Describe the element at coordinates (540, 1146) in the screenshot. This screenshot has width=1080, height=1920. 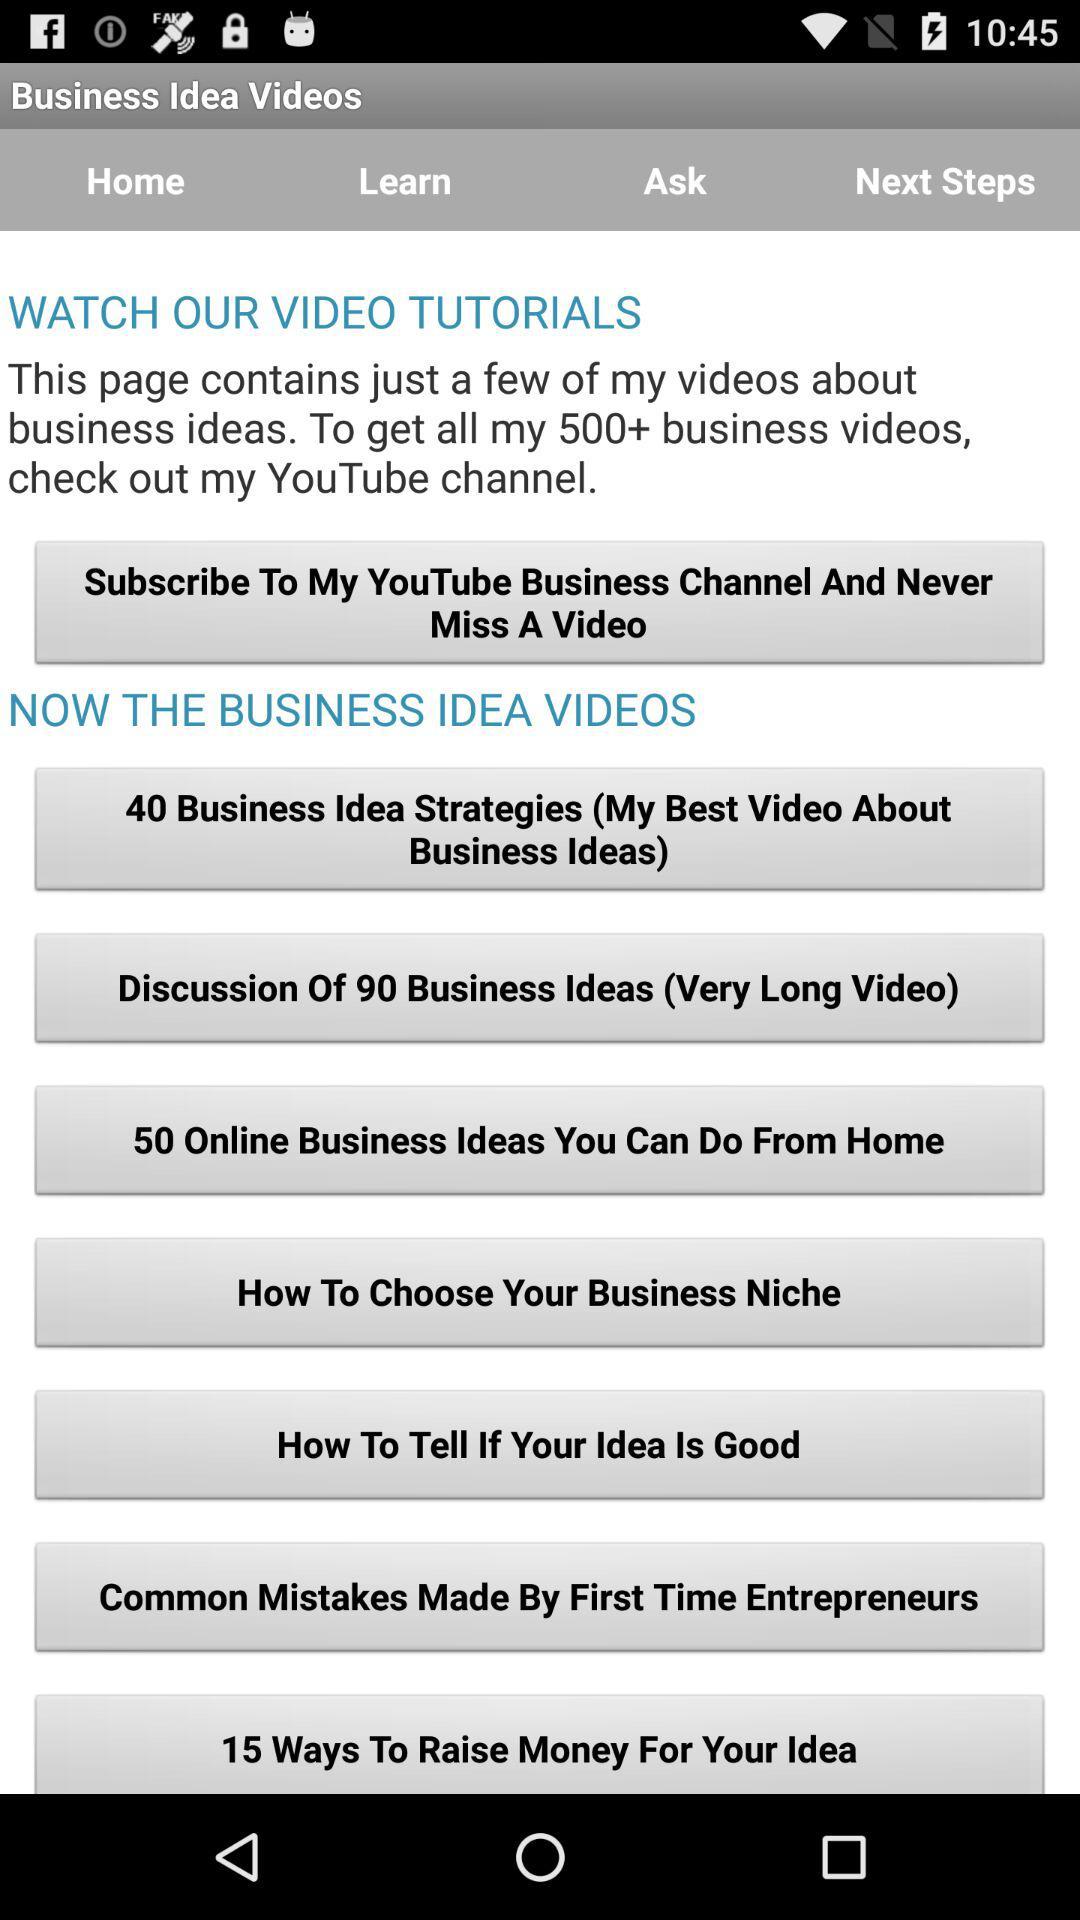
I see `item above the how to choose button` at that location.